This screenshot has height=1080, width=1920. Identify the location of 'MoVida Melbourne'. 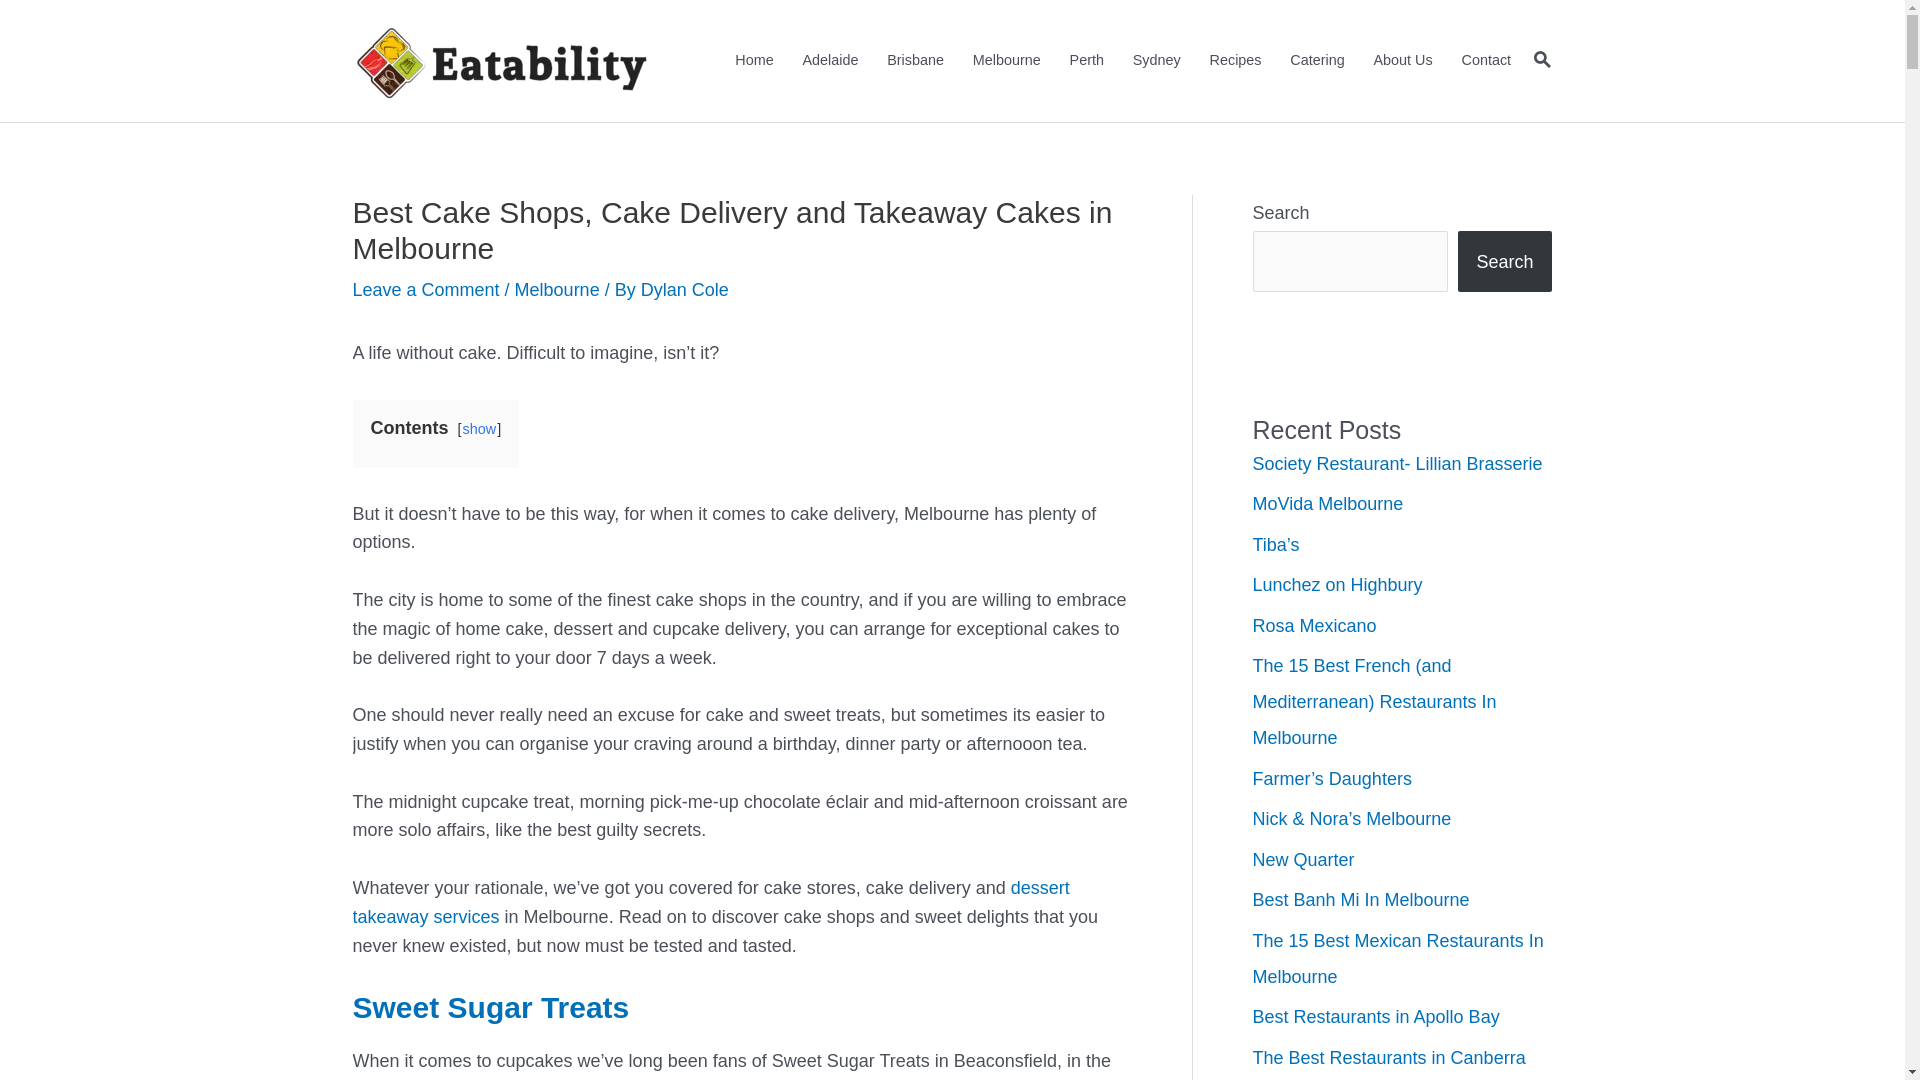
(1327, 503).